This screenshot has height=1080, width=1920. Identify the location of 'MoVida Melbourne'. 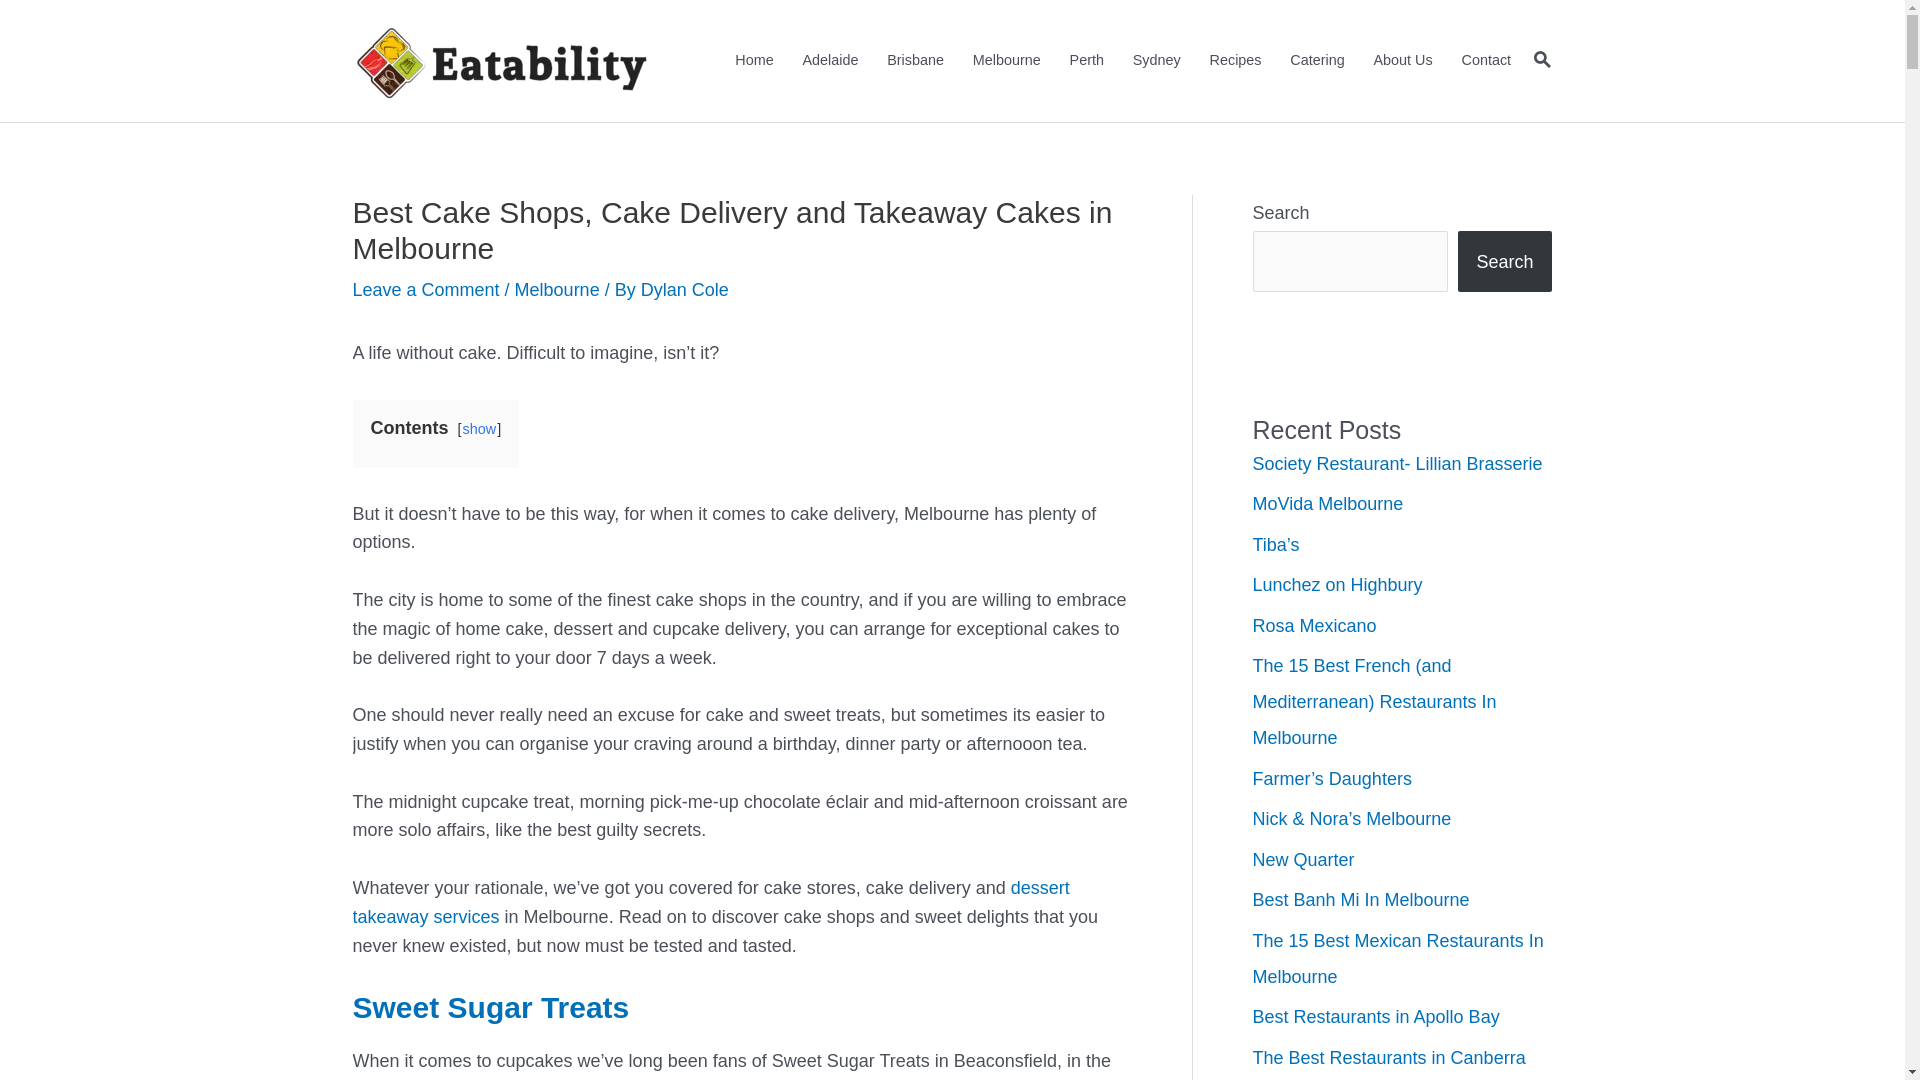
(1327, 503).